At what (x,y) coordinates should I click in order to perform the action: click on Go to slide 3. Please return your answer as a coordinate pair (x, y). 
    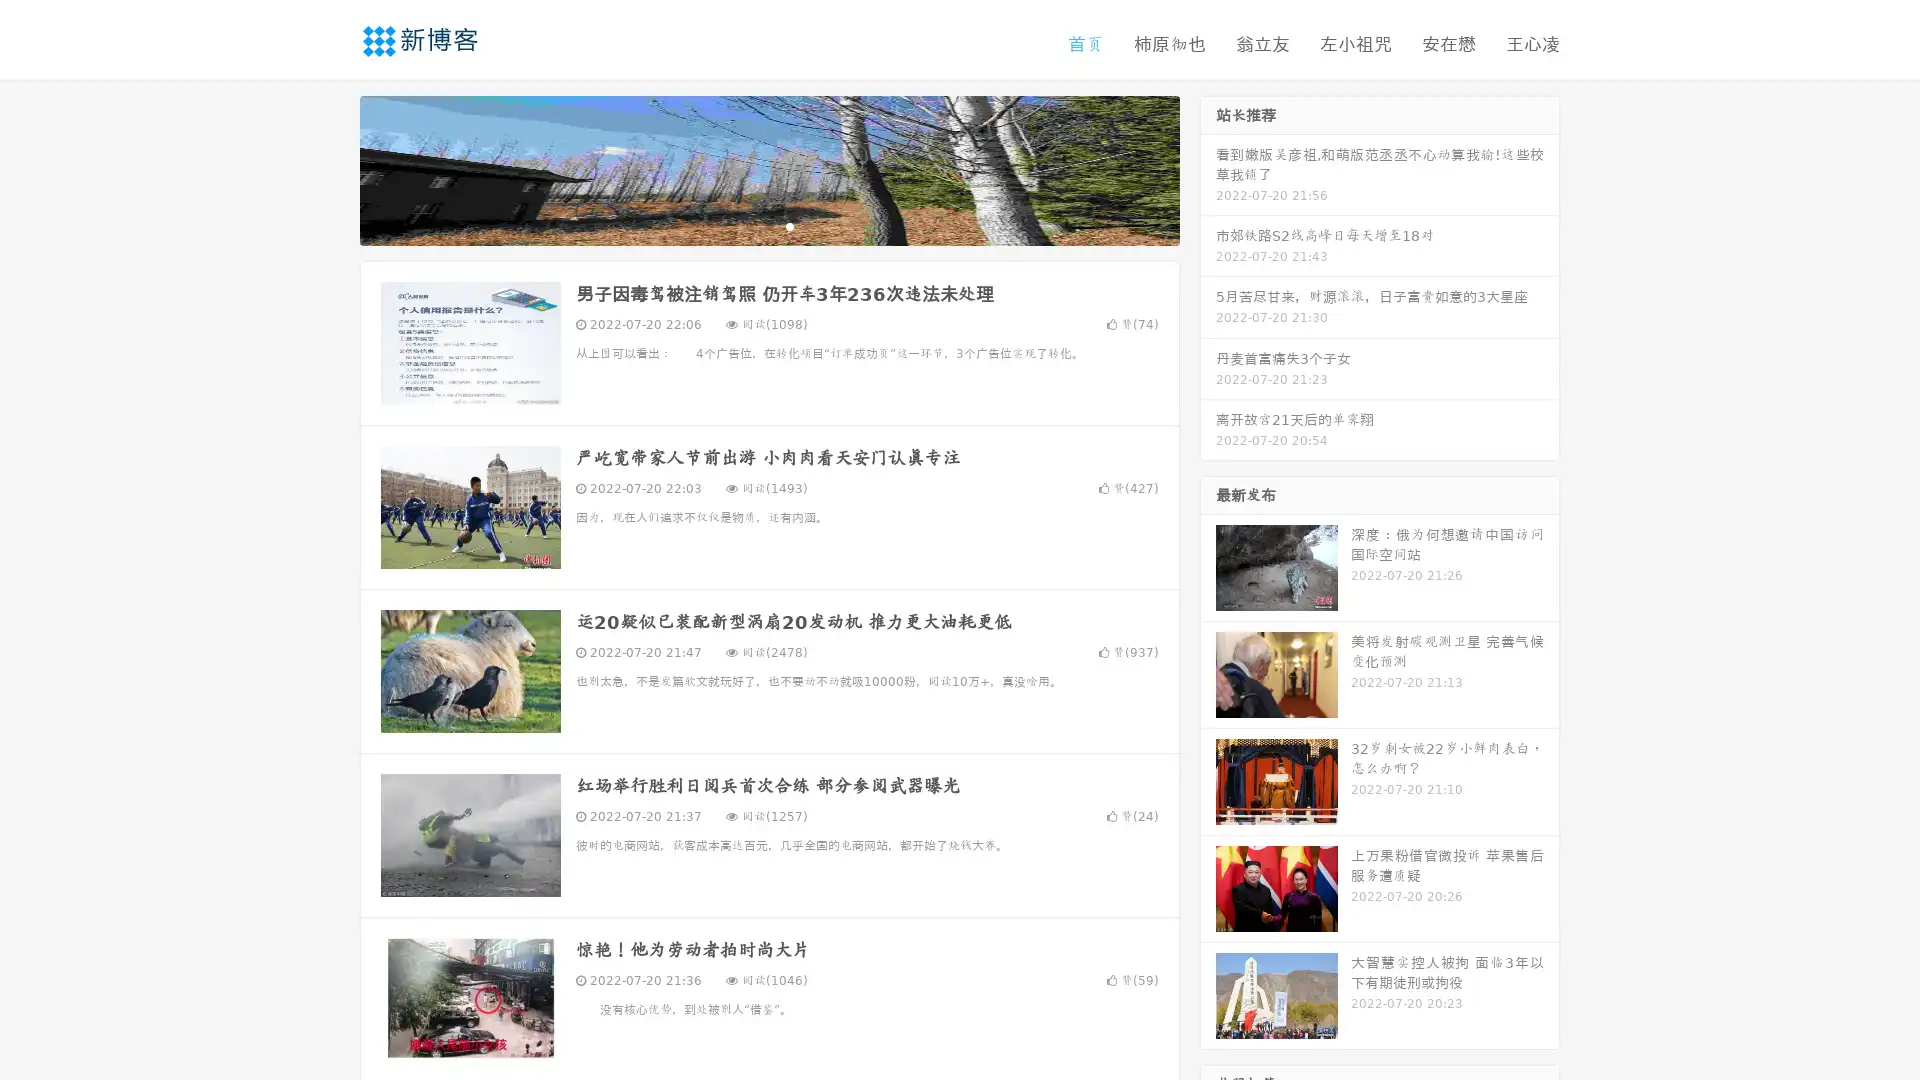
    Looking at the image, I should click on (789, 225).